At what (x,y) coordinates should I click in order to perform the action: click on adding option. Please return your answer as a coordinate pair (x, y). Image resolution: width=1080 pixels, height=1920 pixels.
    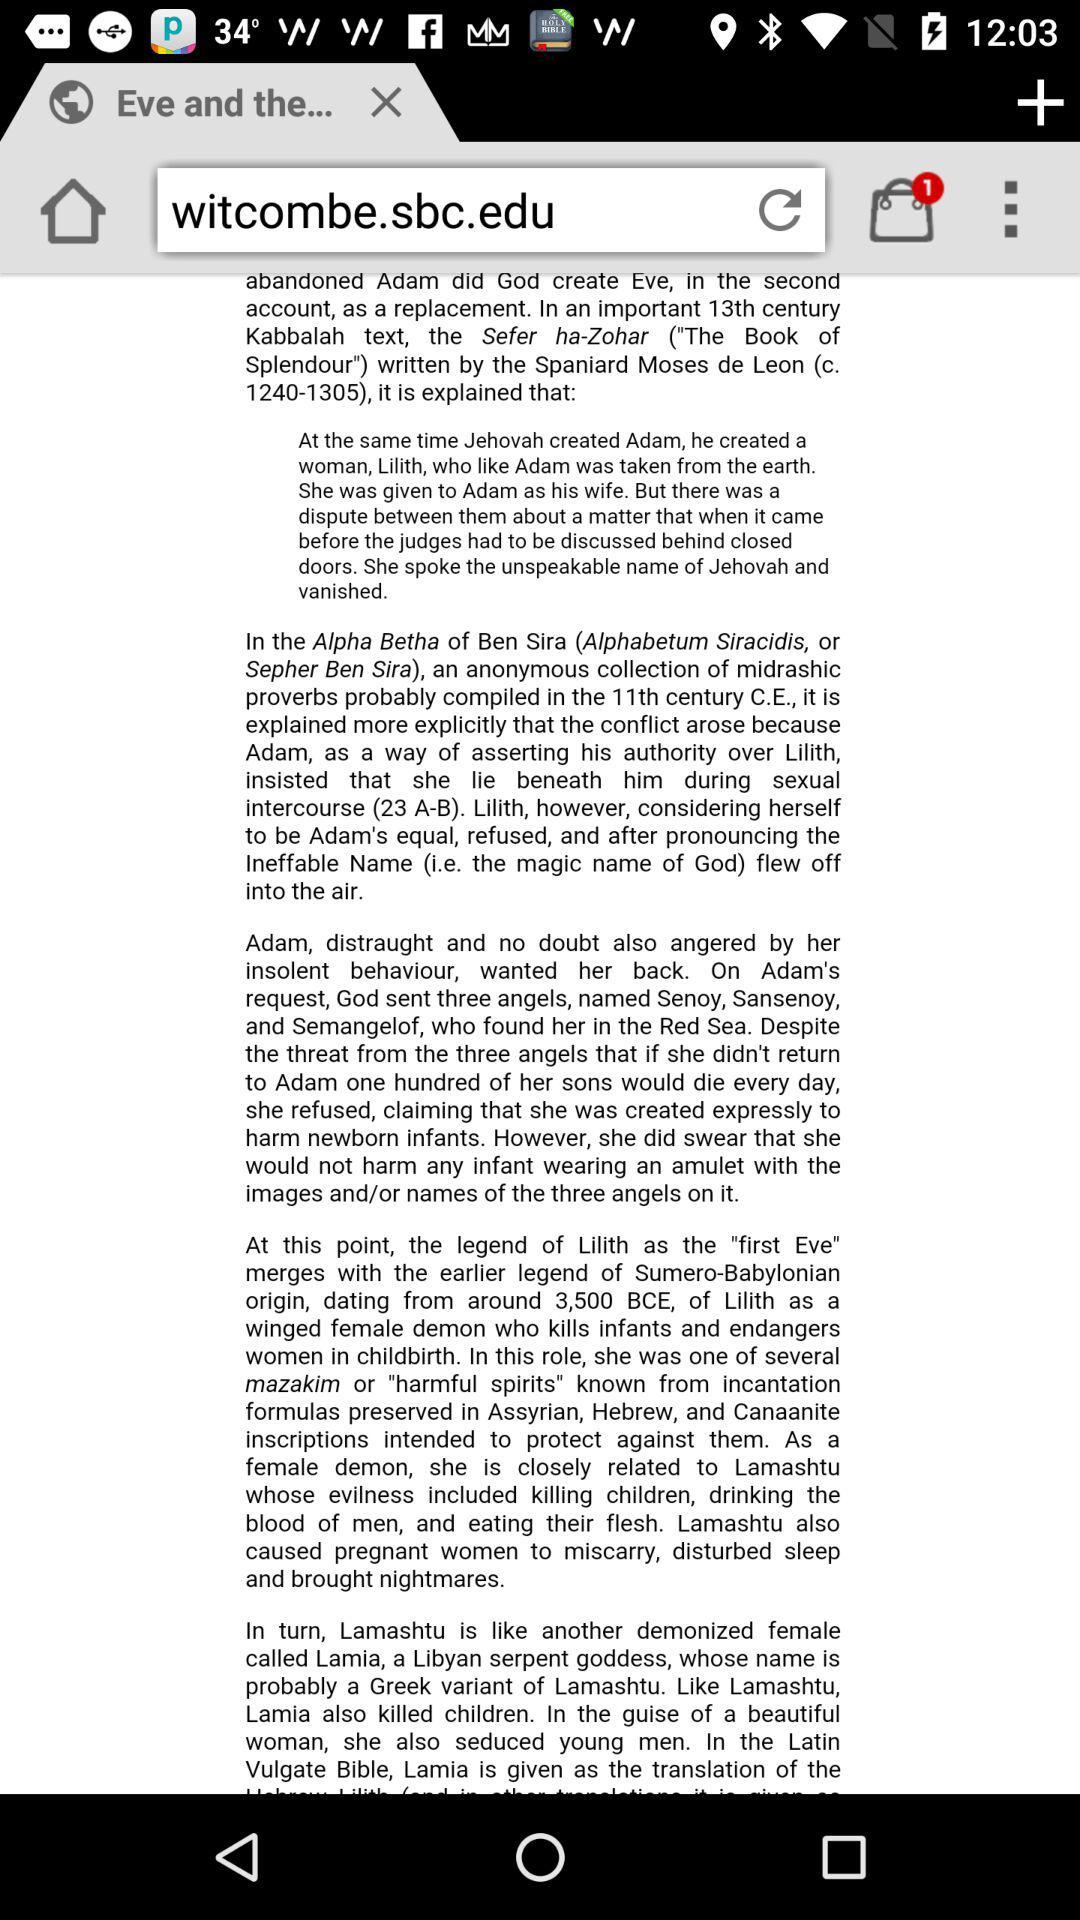
    Looking at the image, I should click on (1039, 101).